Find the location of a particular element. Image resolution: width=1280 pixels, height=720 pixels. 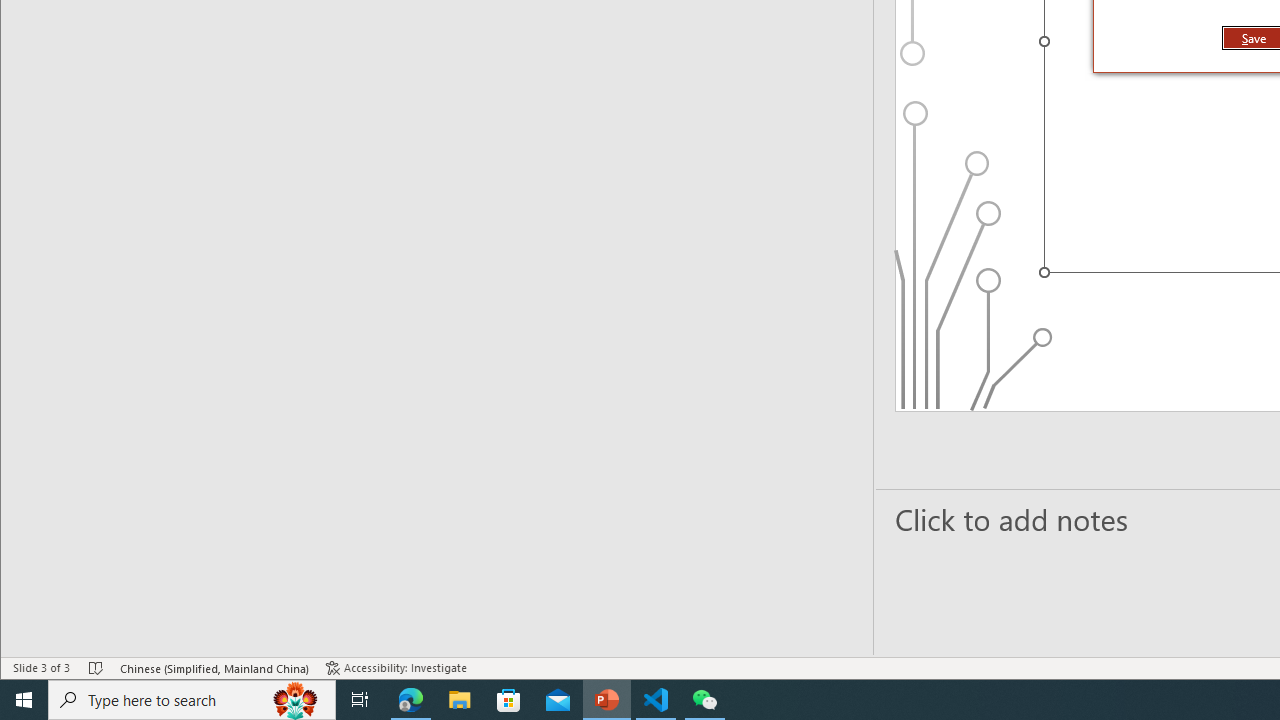

'Visual Studio Code - 1 running window' is located at coordinates (656, 698).